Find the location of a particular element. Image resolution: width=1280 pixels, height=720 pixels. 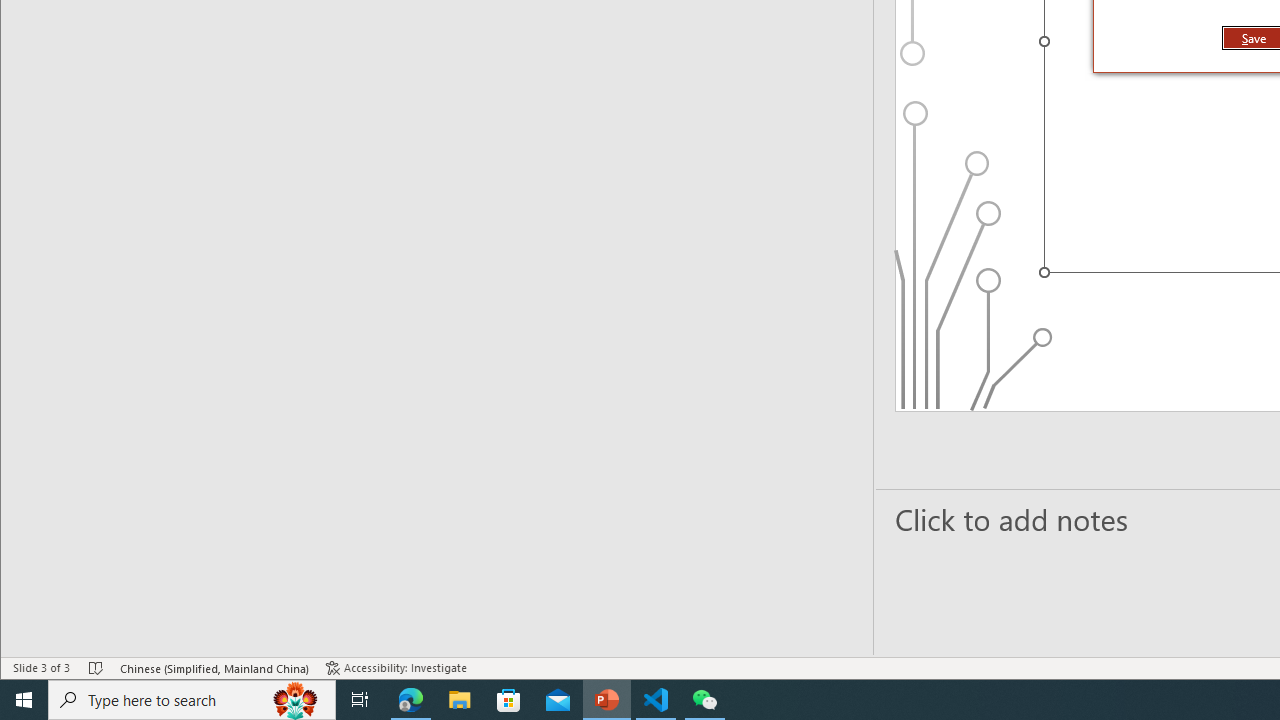

'Visual Studio Code - 1 running window' is located at coordinates (656, 698).